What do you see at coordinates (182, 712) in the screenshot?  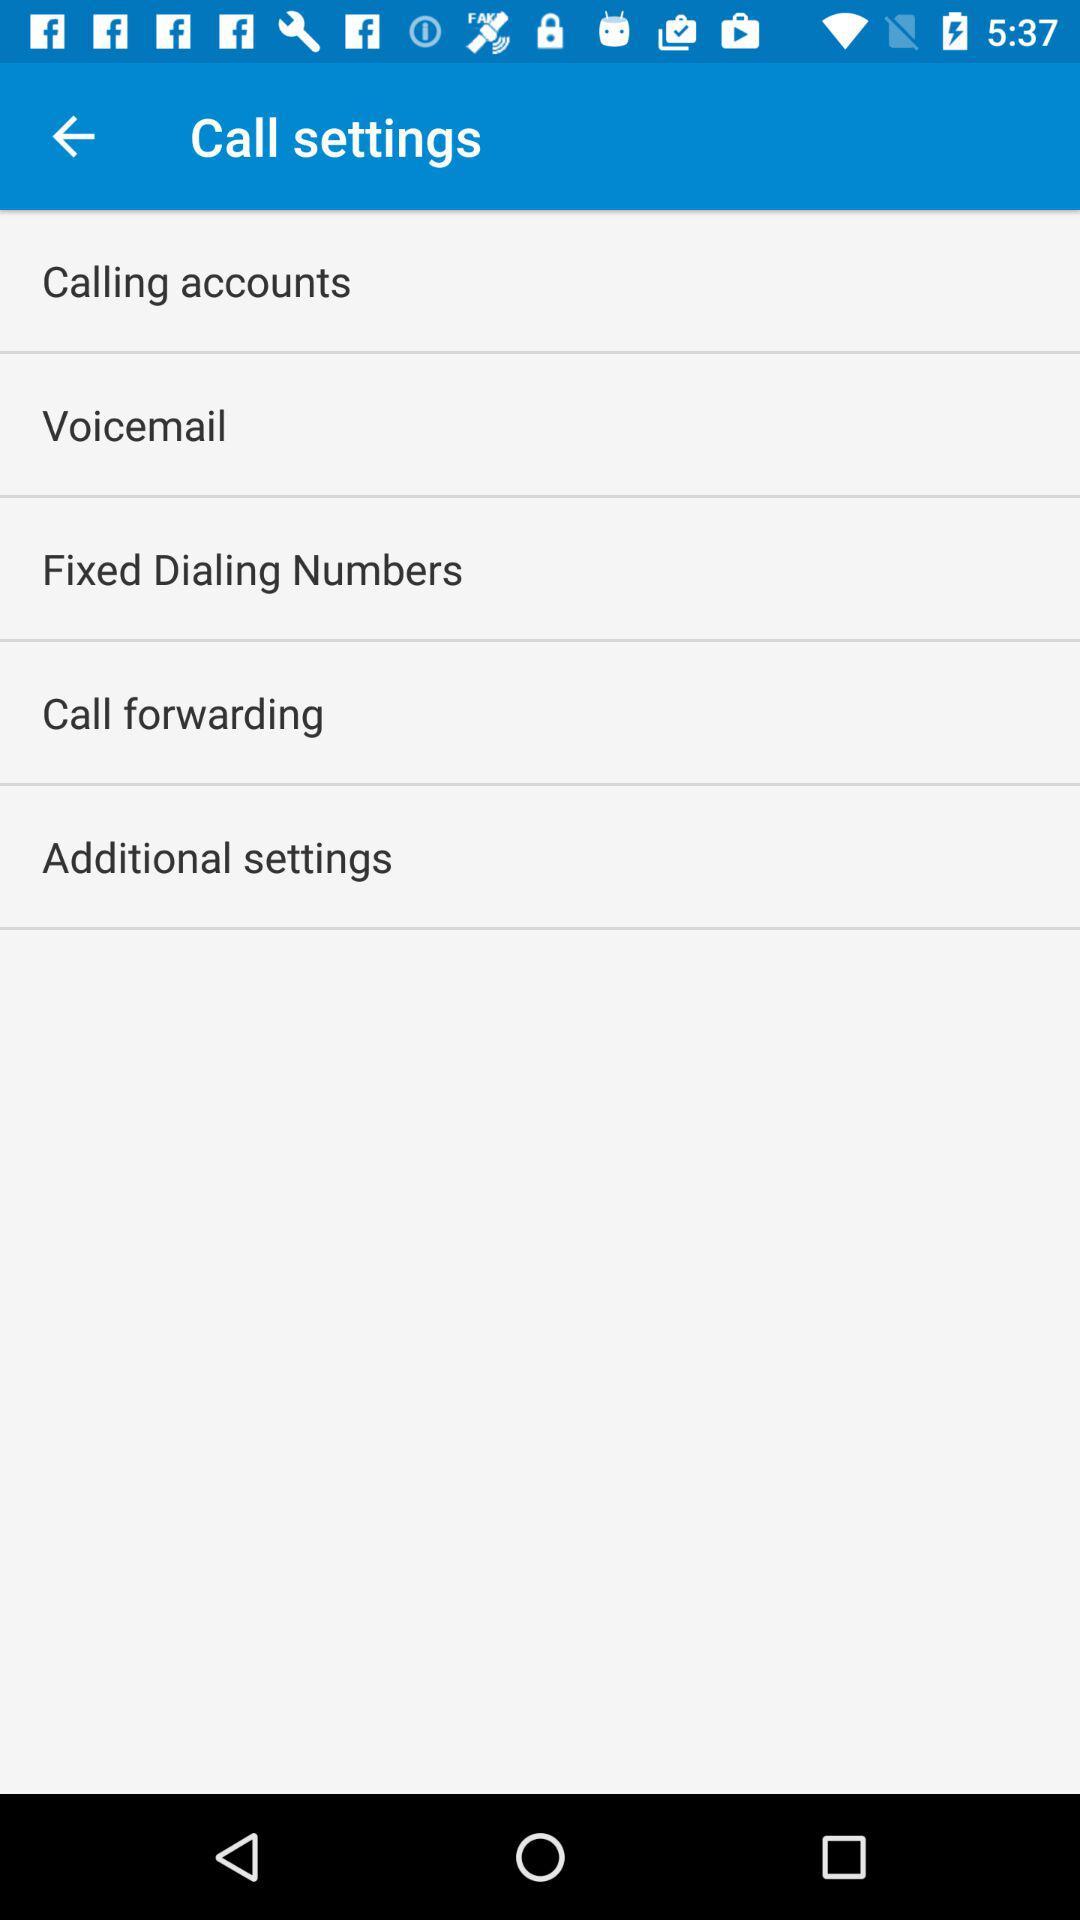 I see `item below fixed dialing numbers item` at bounding box center [182, 712].